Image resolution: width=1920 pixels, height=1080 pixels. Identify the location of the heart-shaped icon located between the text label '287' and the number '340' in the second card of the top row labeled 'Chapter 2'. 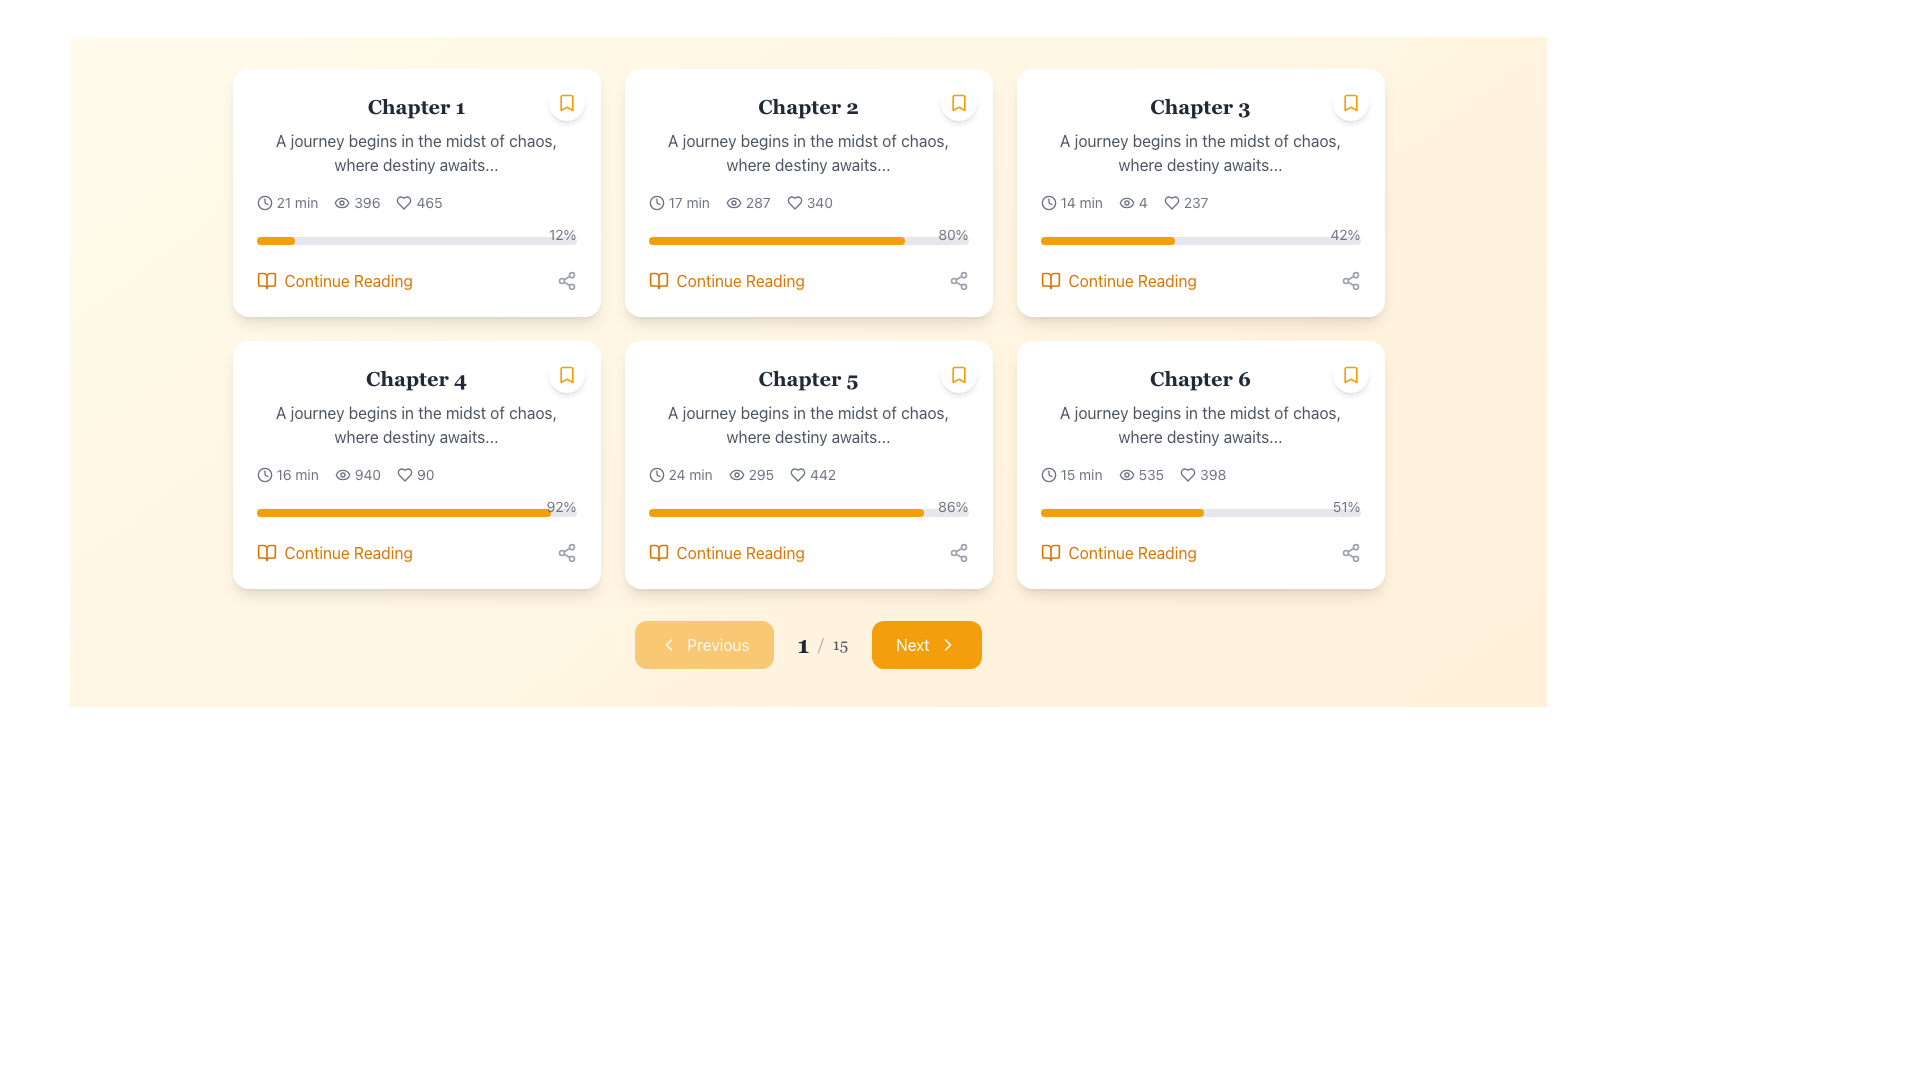
(793, 203).